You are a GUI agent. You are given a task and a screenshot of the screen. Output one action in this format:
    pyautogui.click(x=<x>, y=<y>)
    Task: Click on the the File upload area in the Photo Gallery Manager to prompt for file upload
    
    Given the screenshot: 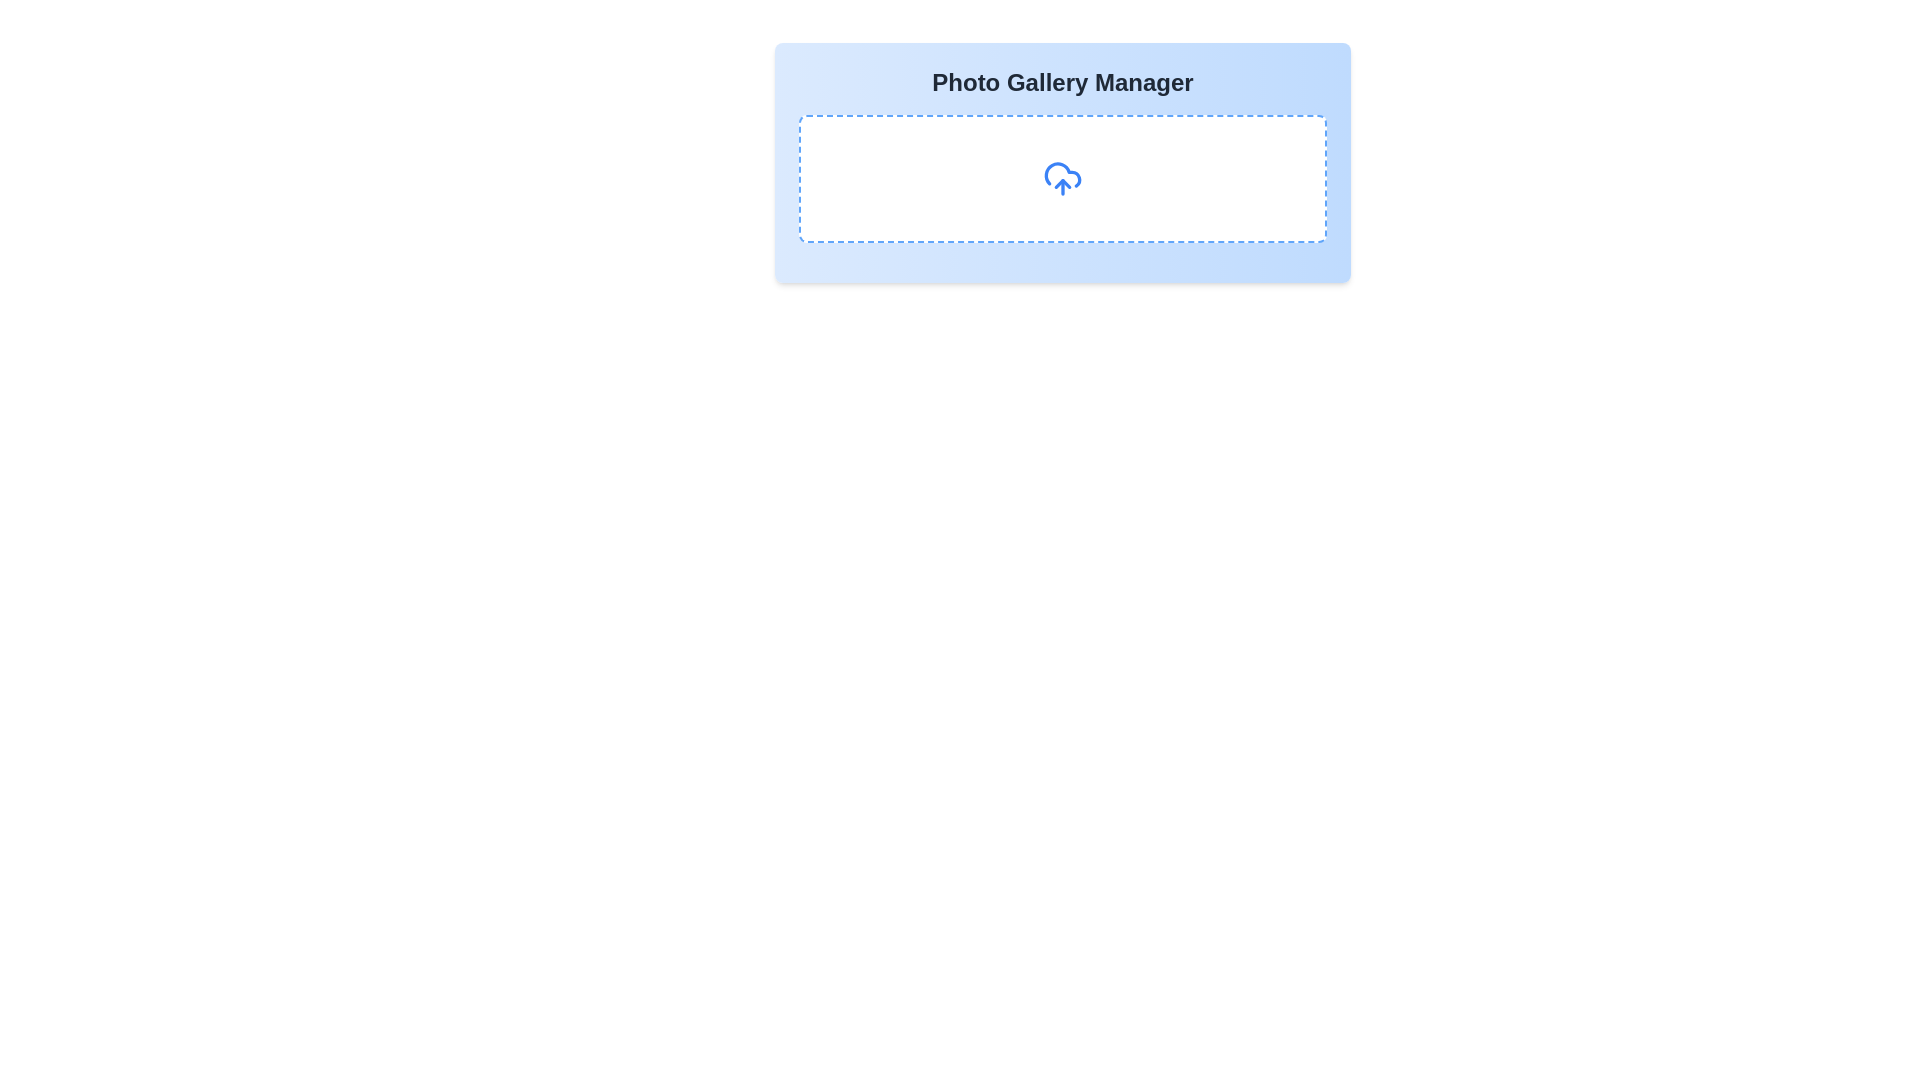 What is the action you would take?
    pyautogui.click(x=1061, y=177)
    